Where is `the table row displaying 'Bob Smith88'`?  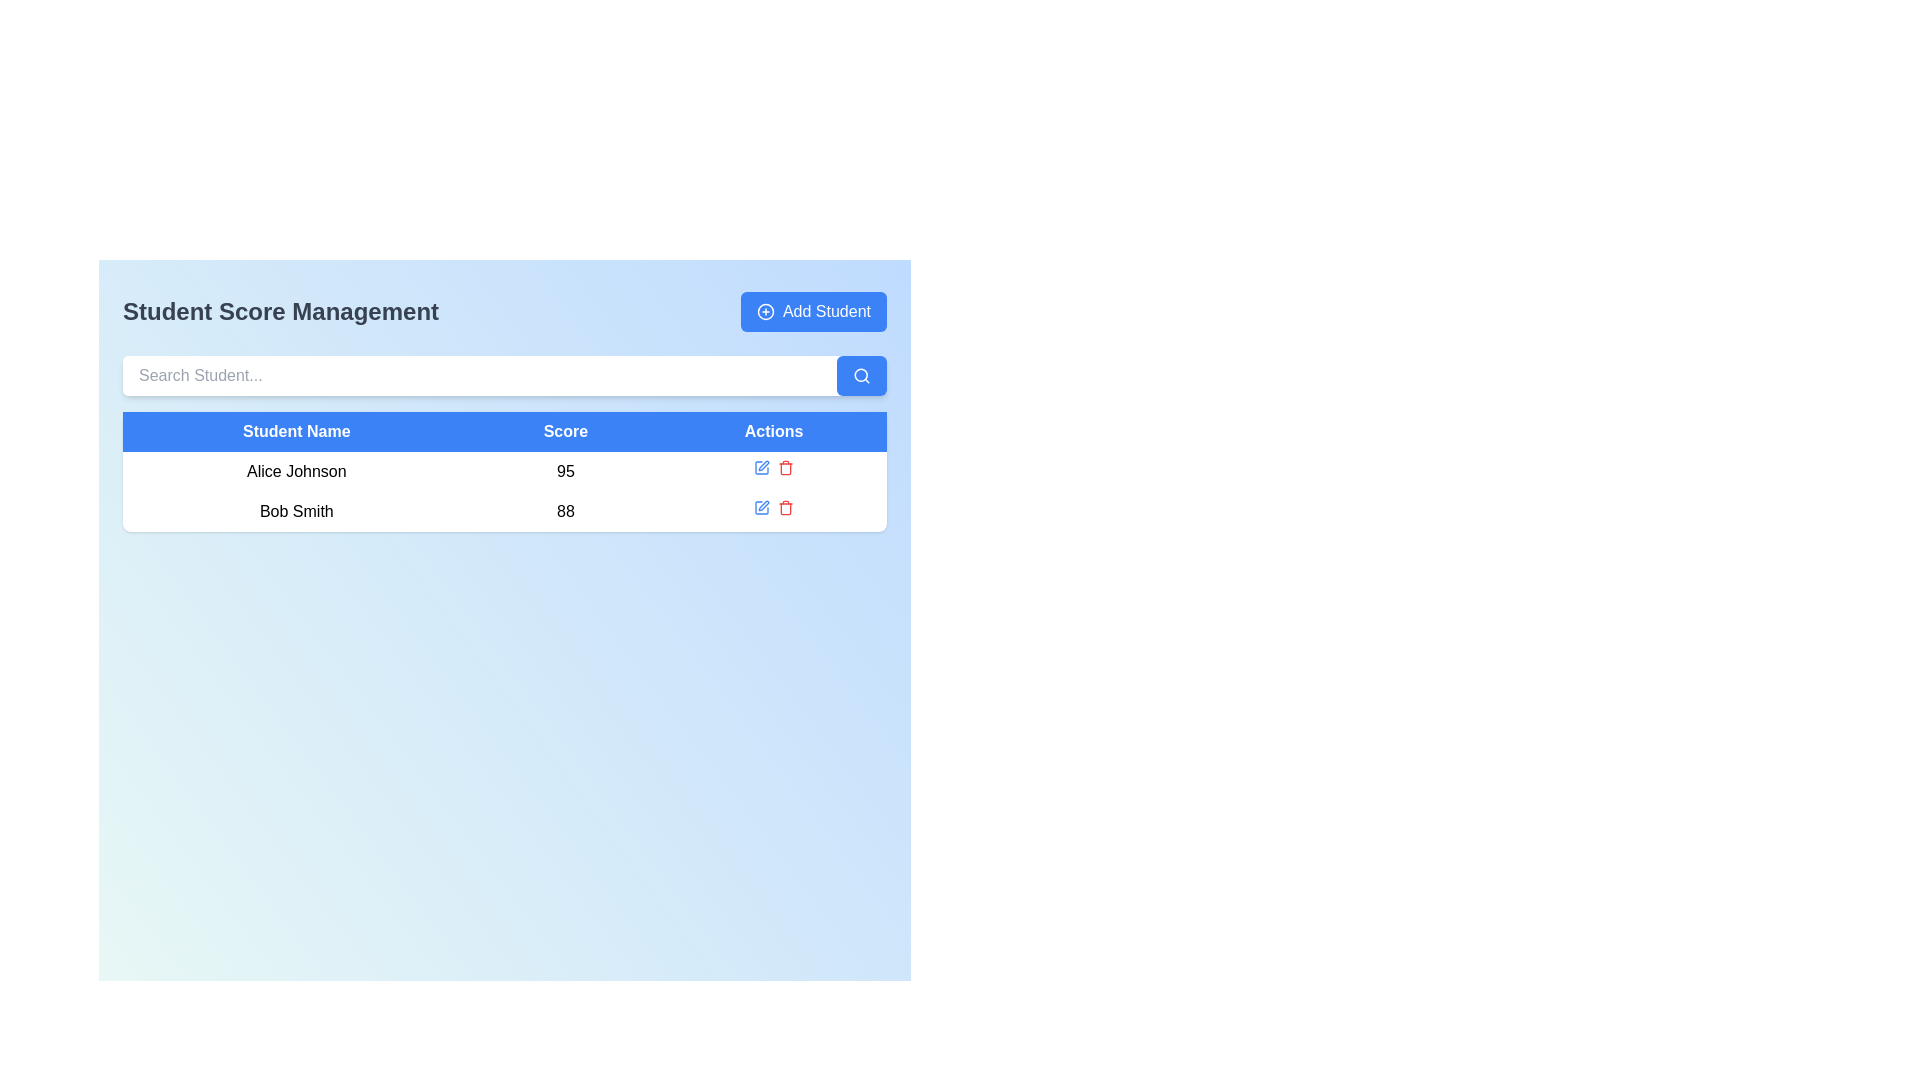 the table row displaying 'Bob Smith88' is located at coordinates (504, 511).